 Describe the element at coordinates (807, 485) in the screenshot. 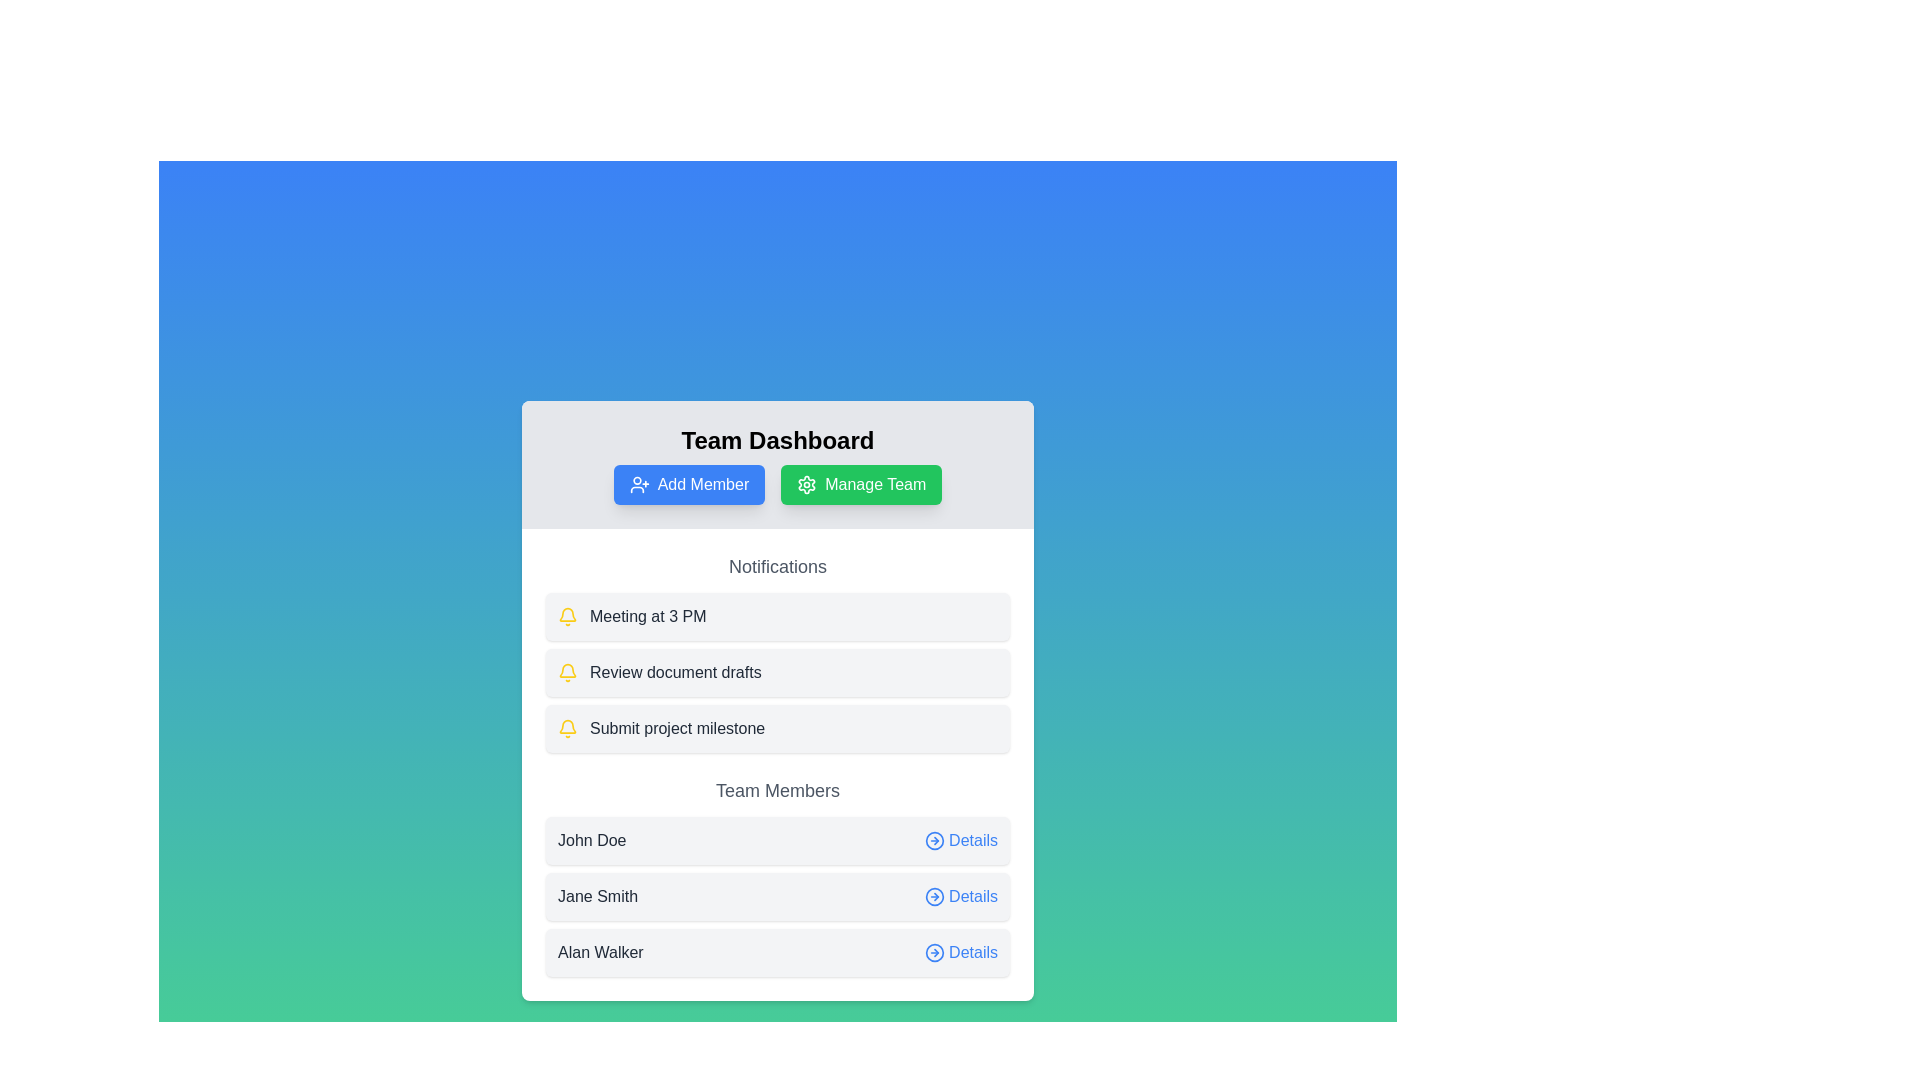

I see `the settings icon, which is a cogwheel styled element located within the green 'Manage Team' button` at that location.